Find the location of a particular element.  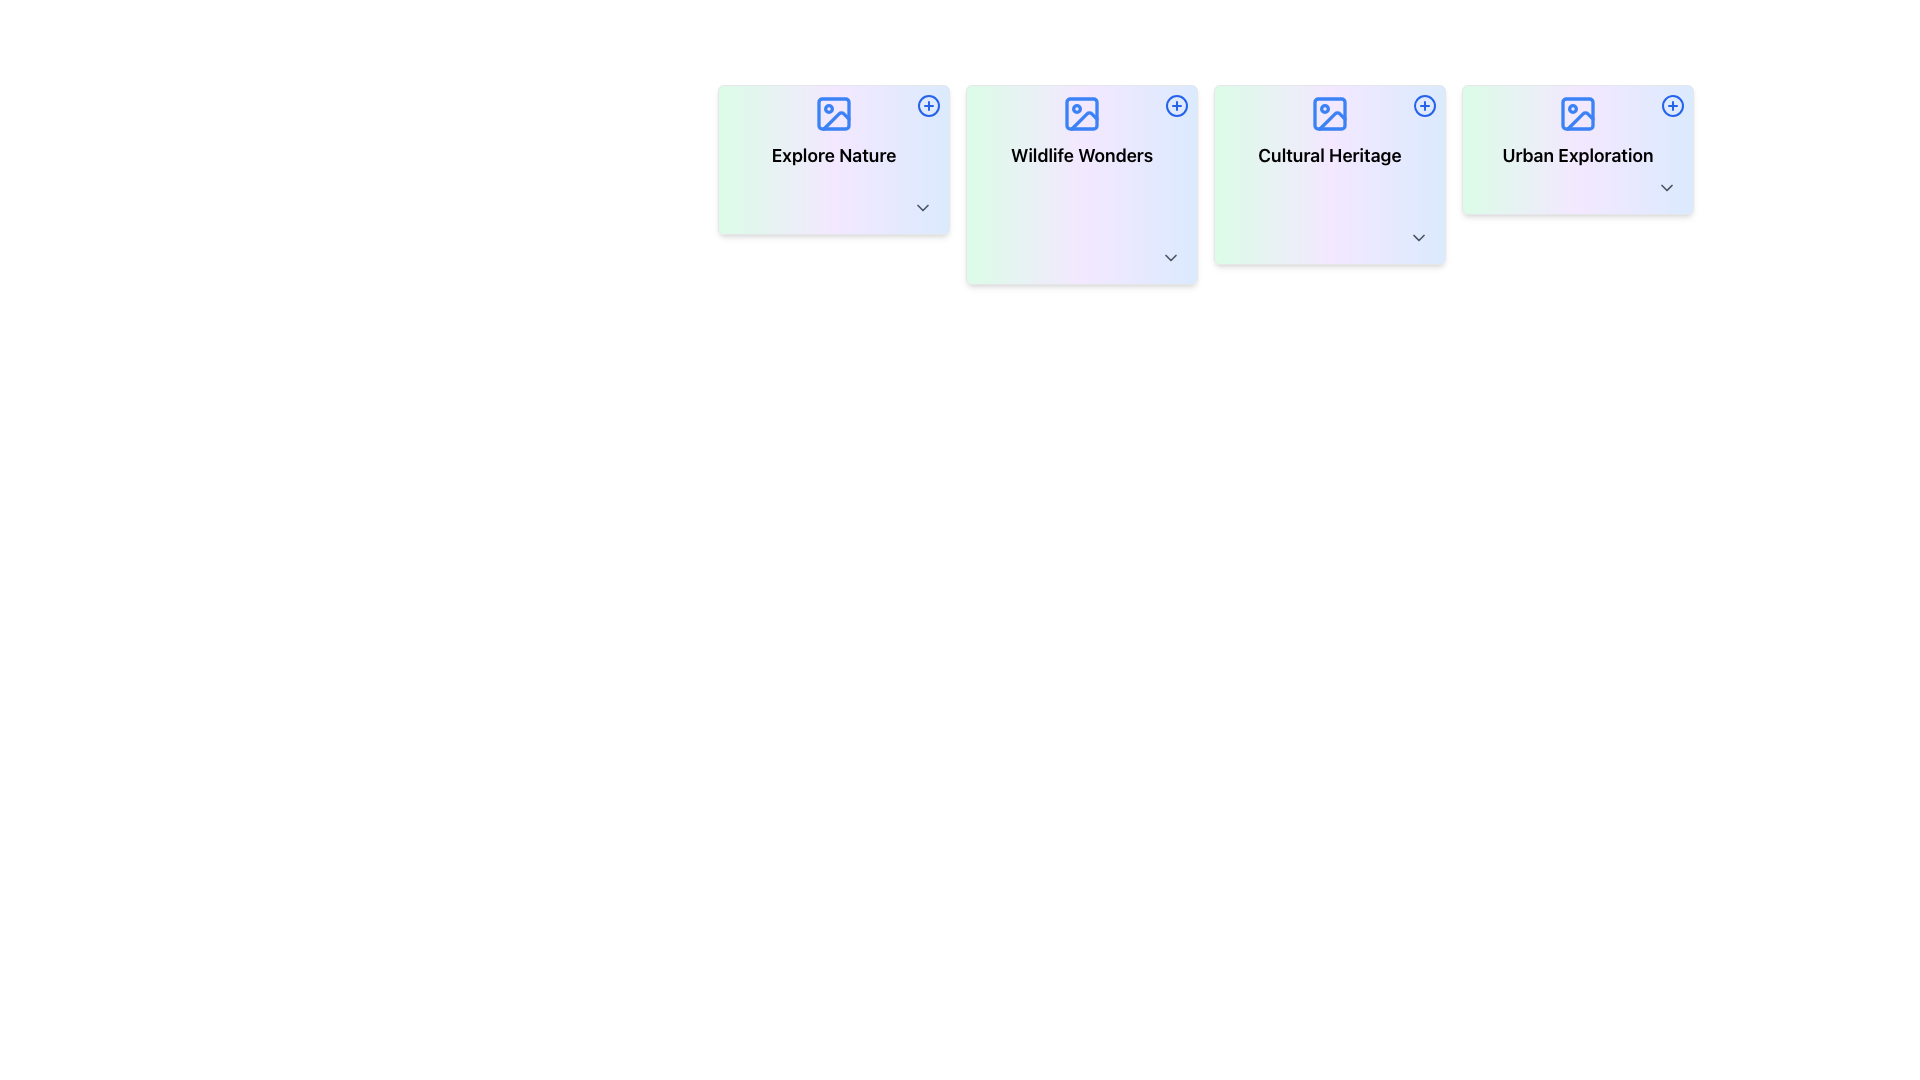

the circle component of the 'add' icon located in the top-right corner of the 'Urban Exploration' card is located at coordinates (1673, 105).